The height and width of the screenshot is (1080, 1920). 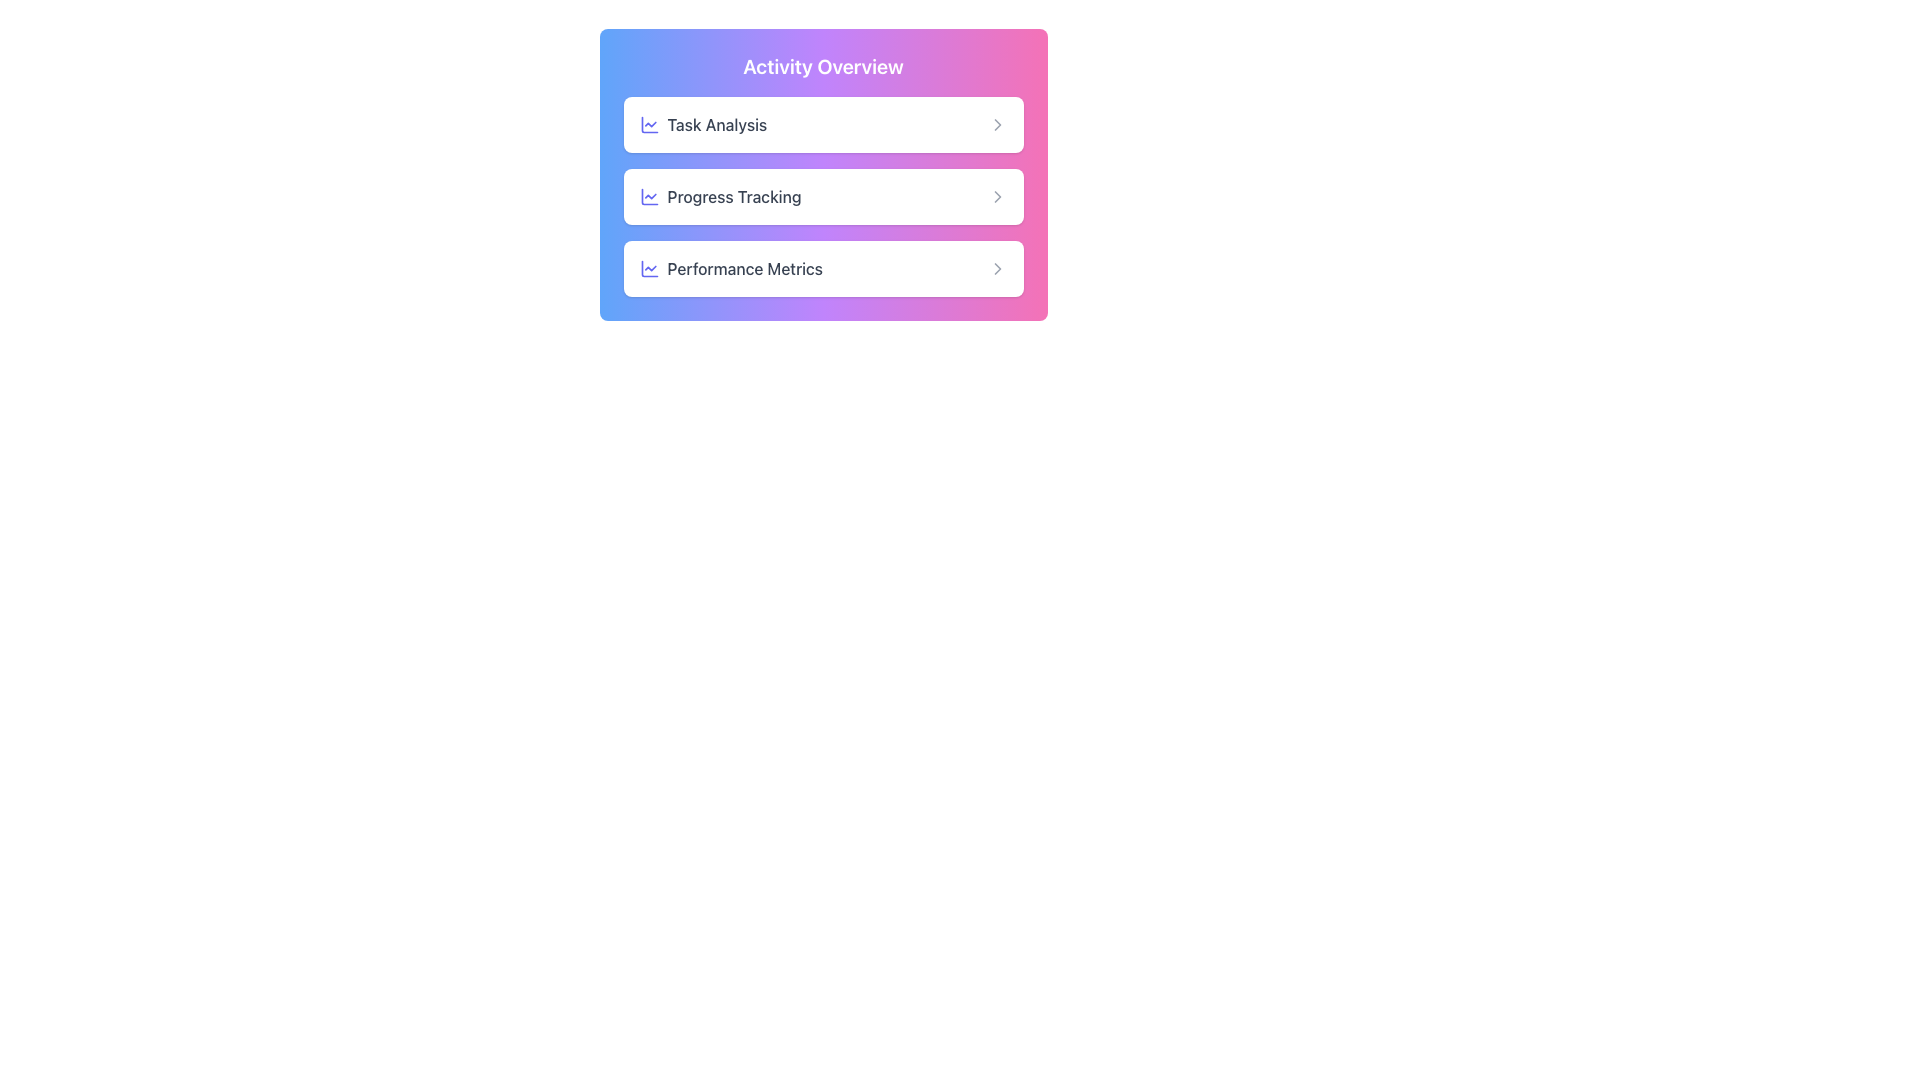 I want to click on the rightward-pointing chevron icon located within the highlighted 'Progress Tracking' section to indicate navigation, so click(x=997, y=196).